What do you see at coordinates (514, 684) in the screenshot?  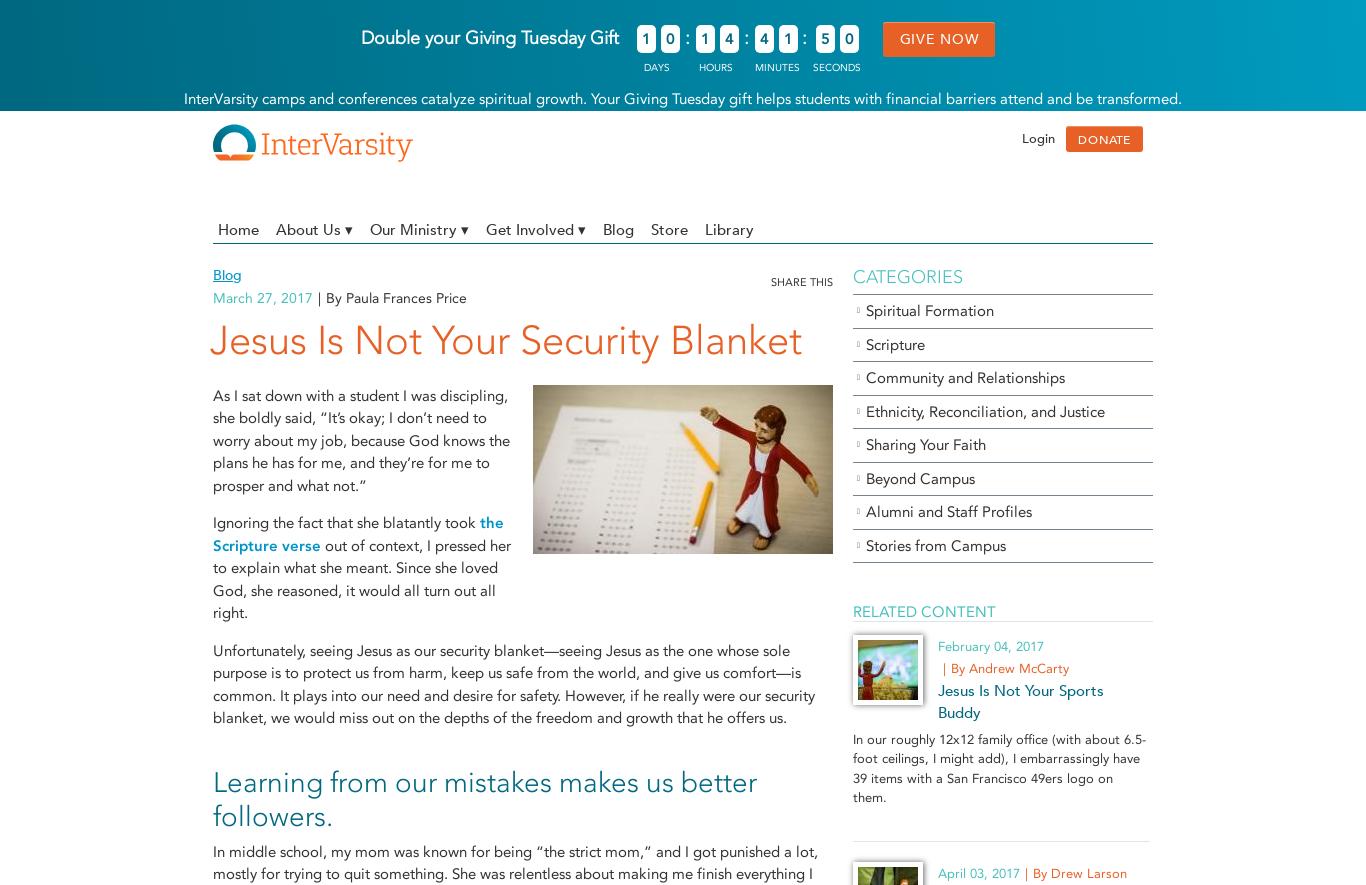 I see `'Unfortunately, seeing Jesus as our security blanket—seeing Jesus as the one whose sole purpose is to protect us from harm, keep us safe from the world, and give us comfort—is common. It plays into our need and desire for safety. However, if he really were our security blanket, we would miss out on the depths of the freedom and growth that he offers us.'` at bounding box center [514, 684].